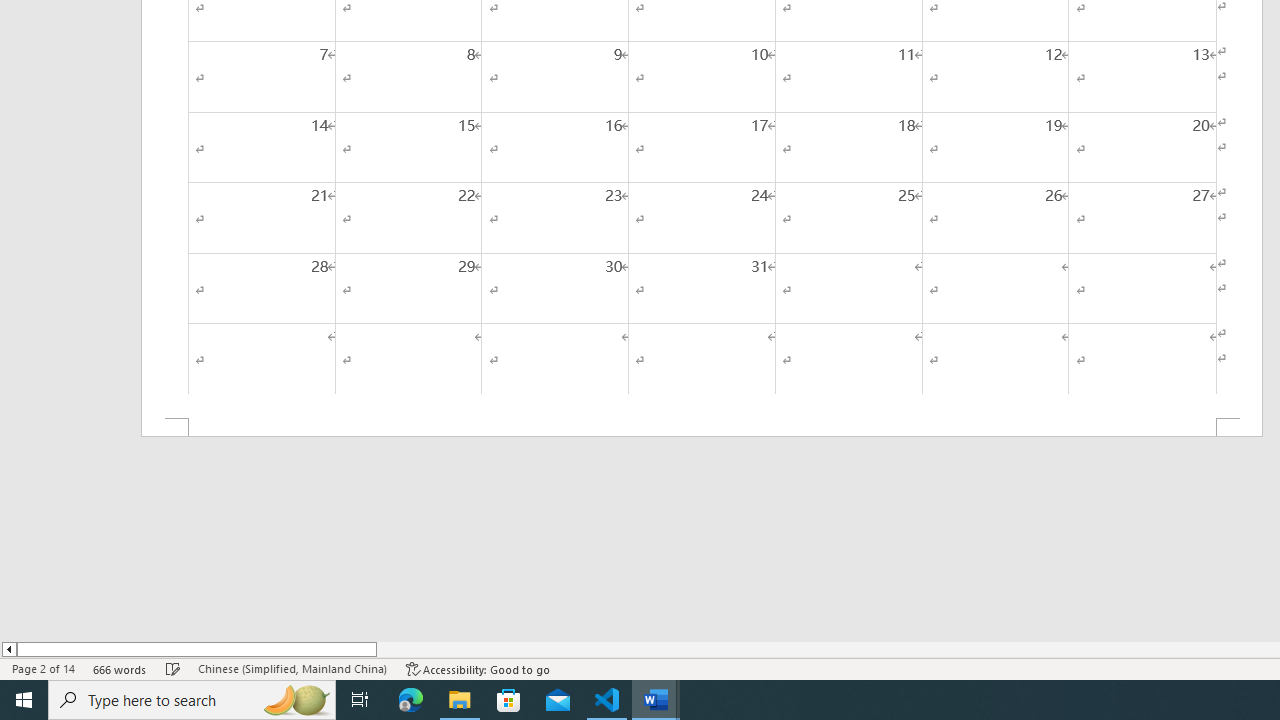 The width and height of the screenshot is (1280, 720). I want to click on 'Page Number Page 2 of 14', so click(43, 669).